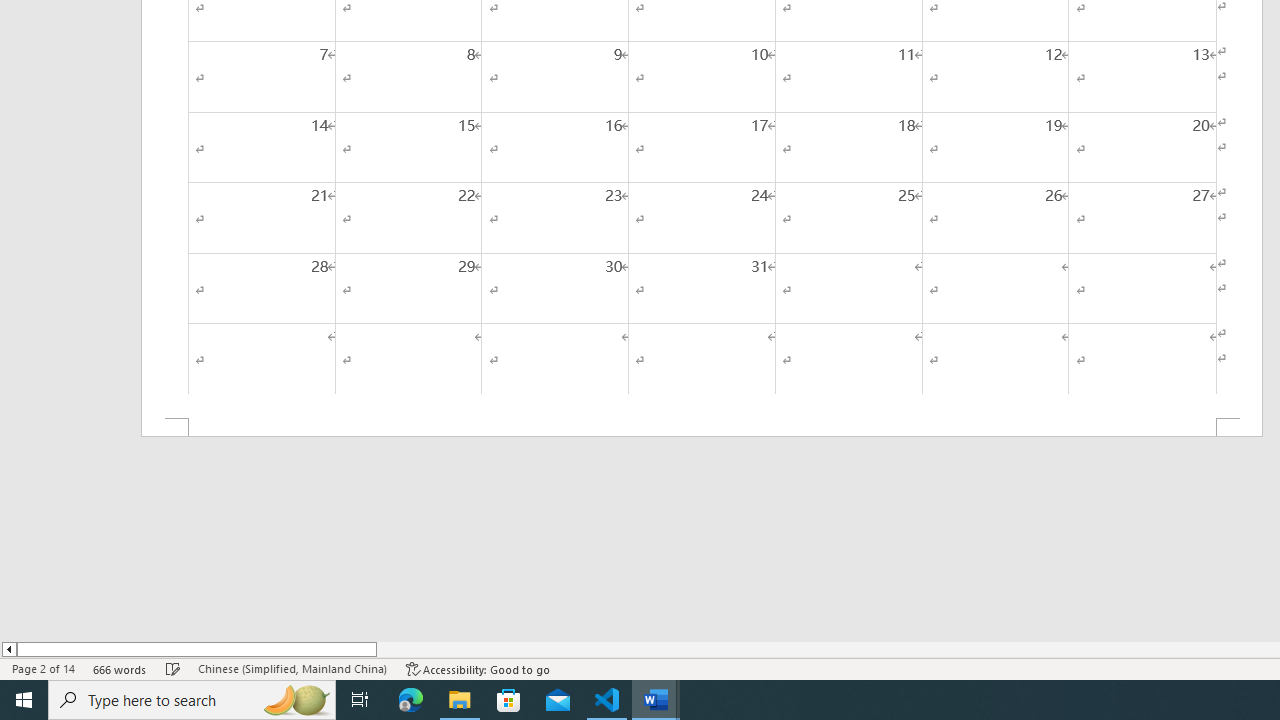 The width and height of the screenshot is (1280, 720). I want to click on 'Page Number Page 2 of 14', so click(43, 669).